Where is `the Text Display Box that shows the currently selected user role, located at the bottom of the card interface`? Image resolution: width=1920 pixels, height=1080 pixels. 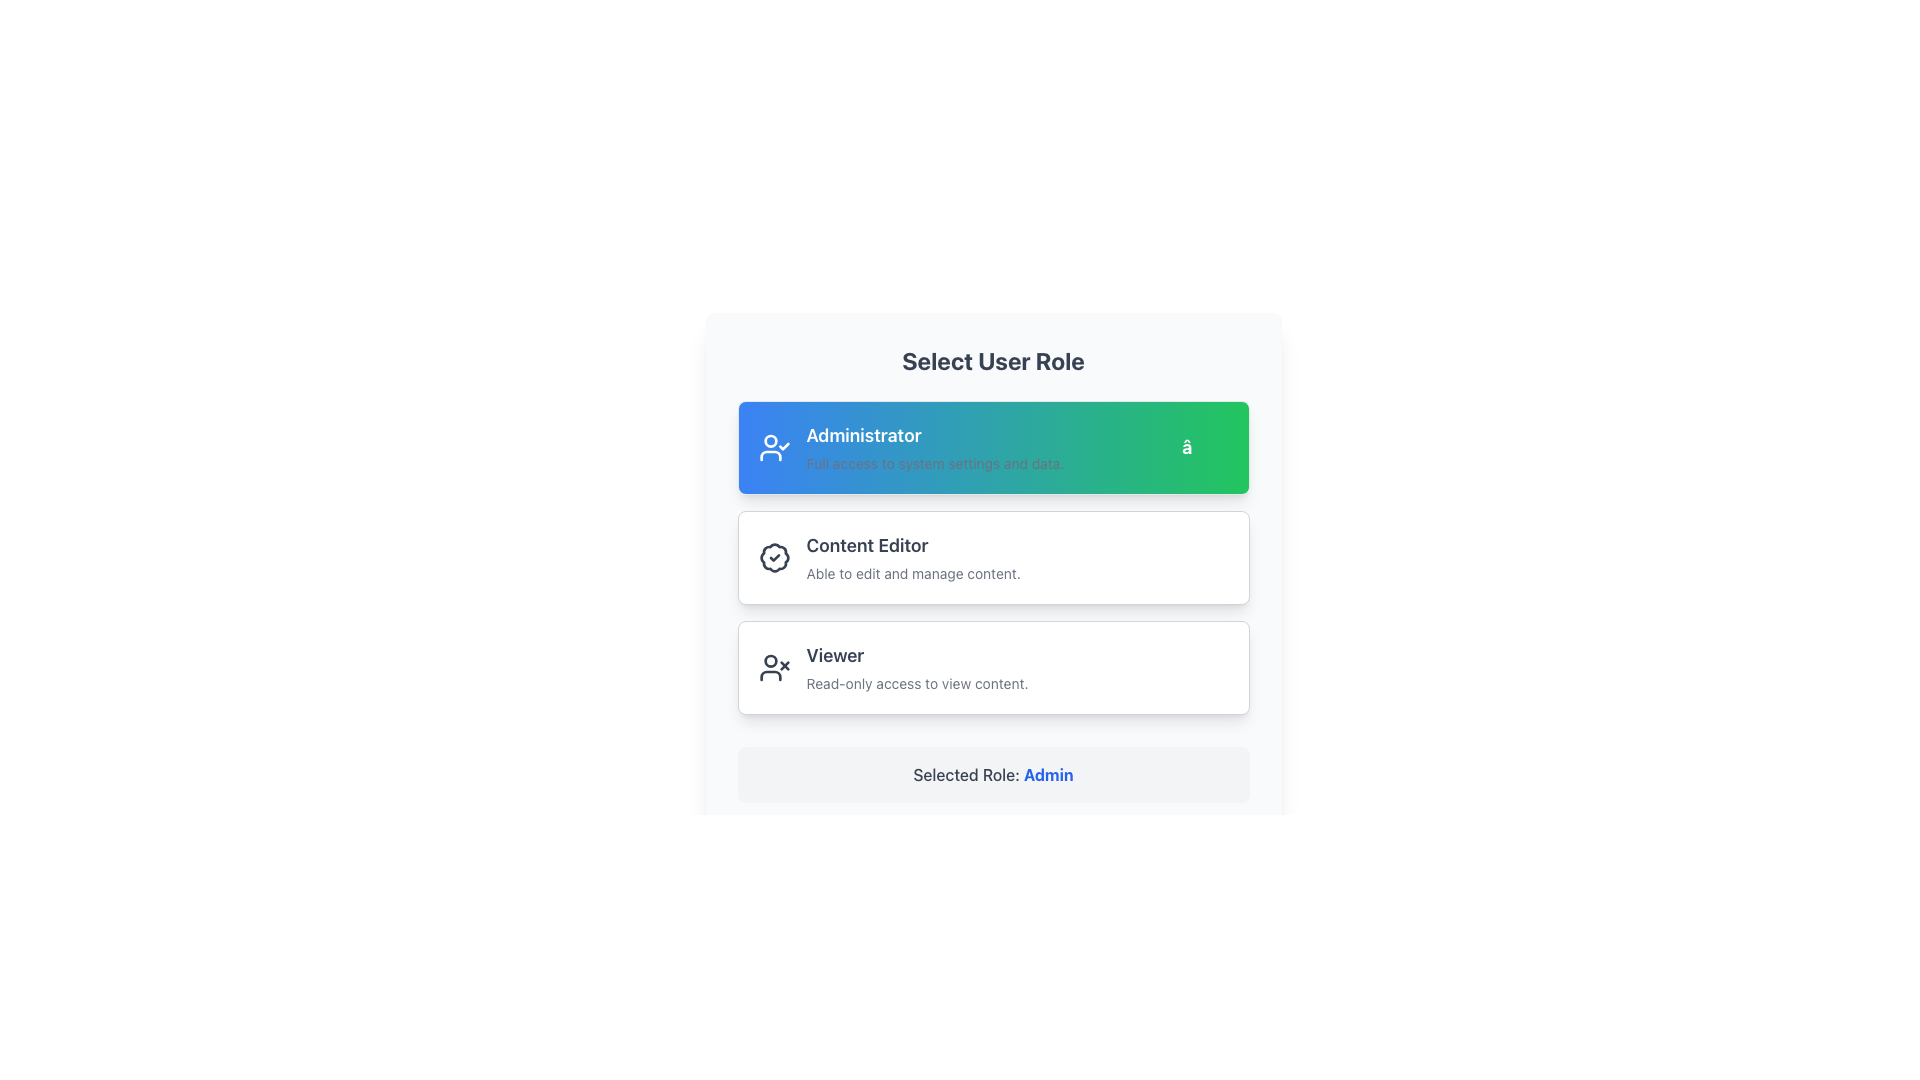 the Text Display Box that shows the currently selected user role, located at the bottom of the card interface is located at coordinates (993, 774).